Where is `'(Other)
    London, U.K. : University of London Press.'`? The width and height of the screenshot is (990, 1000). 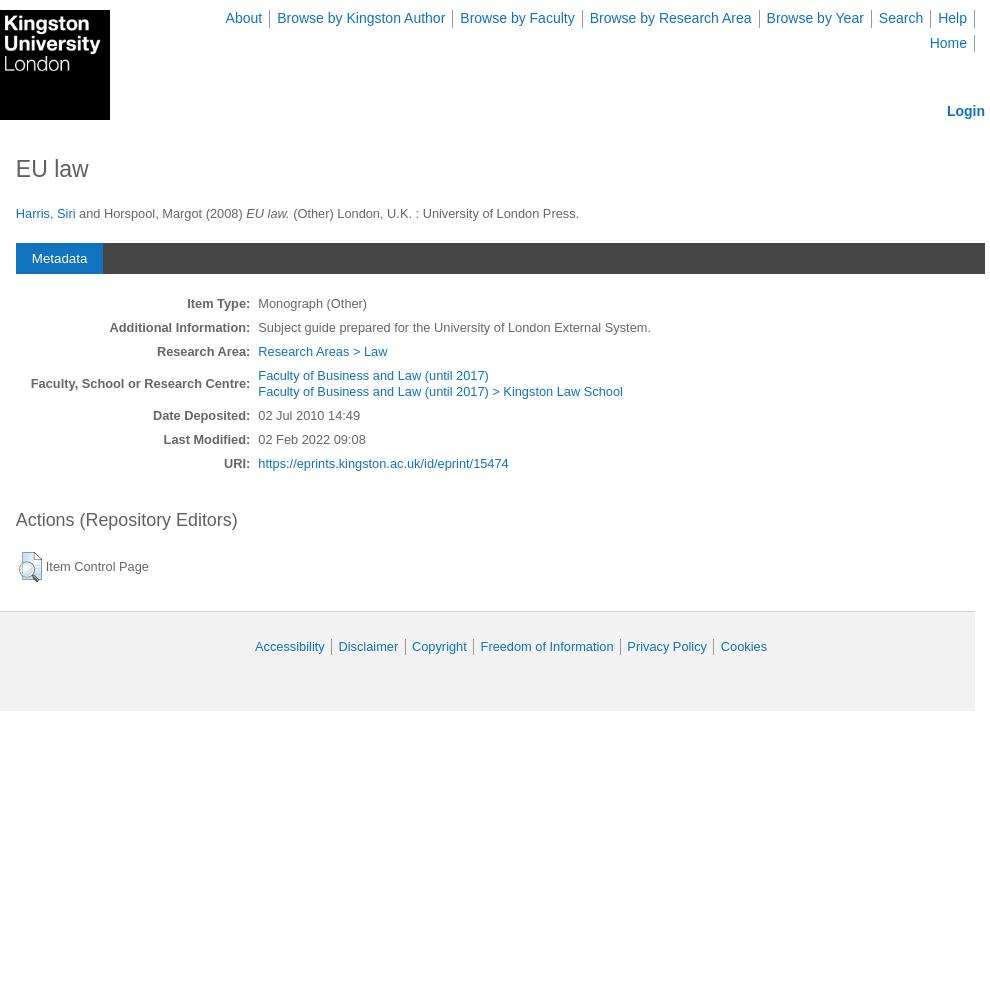 '(Other)
    London, U.K. : University of London Press.' is located at coordinates (433, 212).